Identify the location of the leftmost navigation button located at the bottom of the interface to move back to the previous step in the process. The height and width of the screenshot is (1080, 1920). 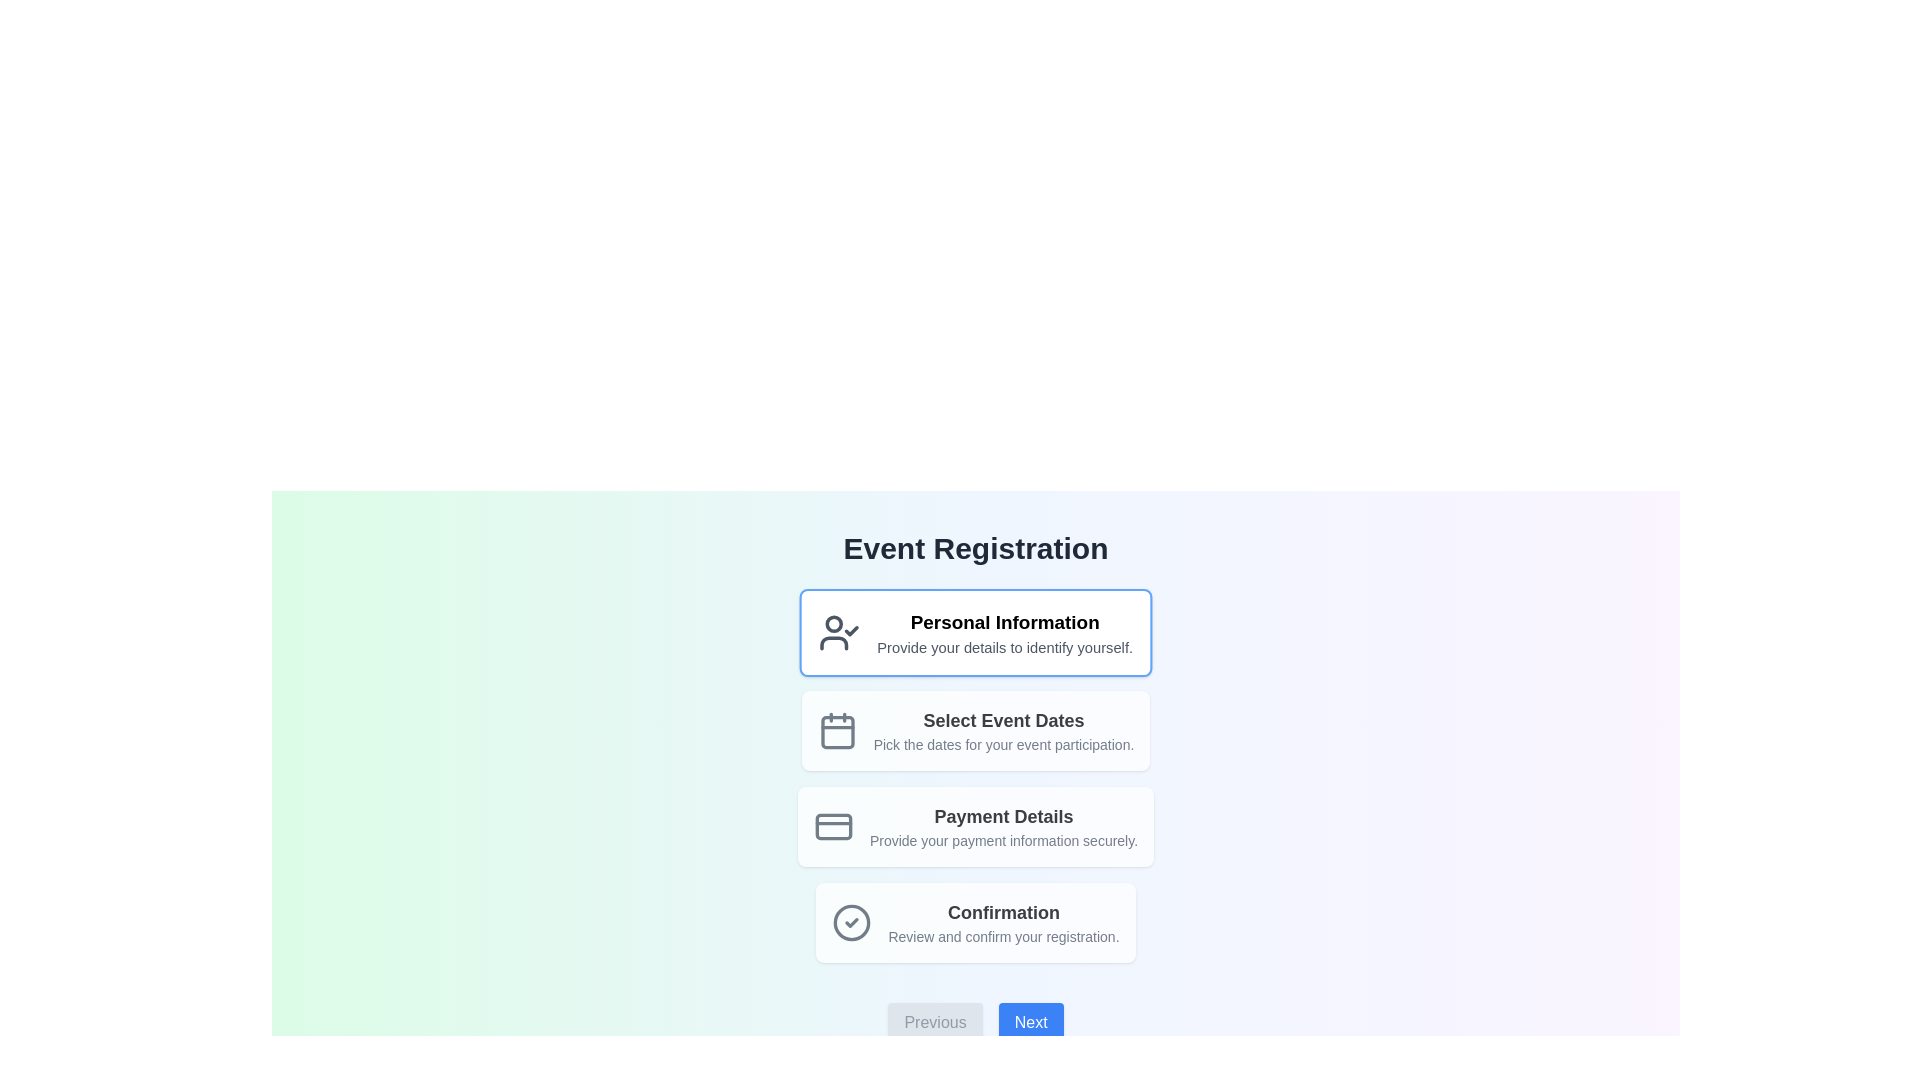
(934, 1022).